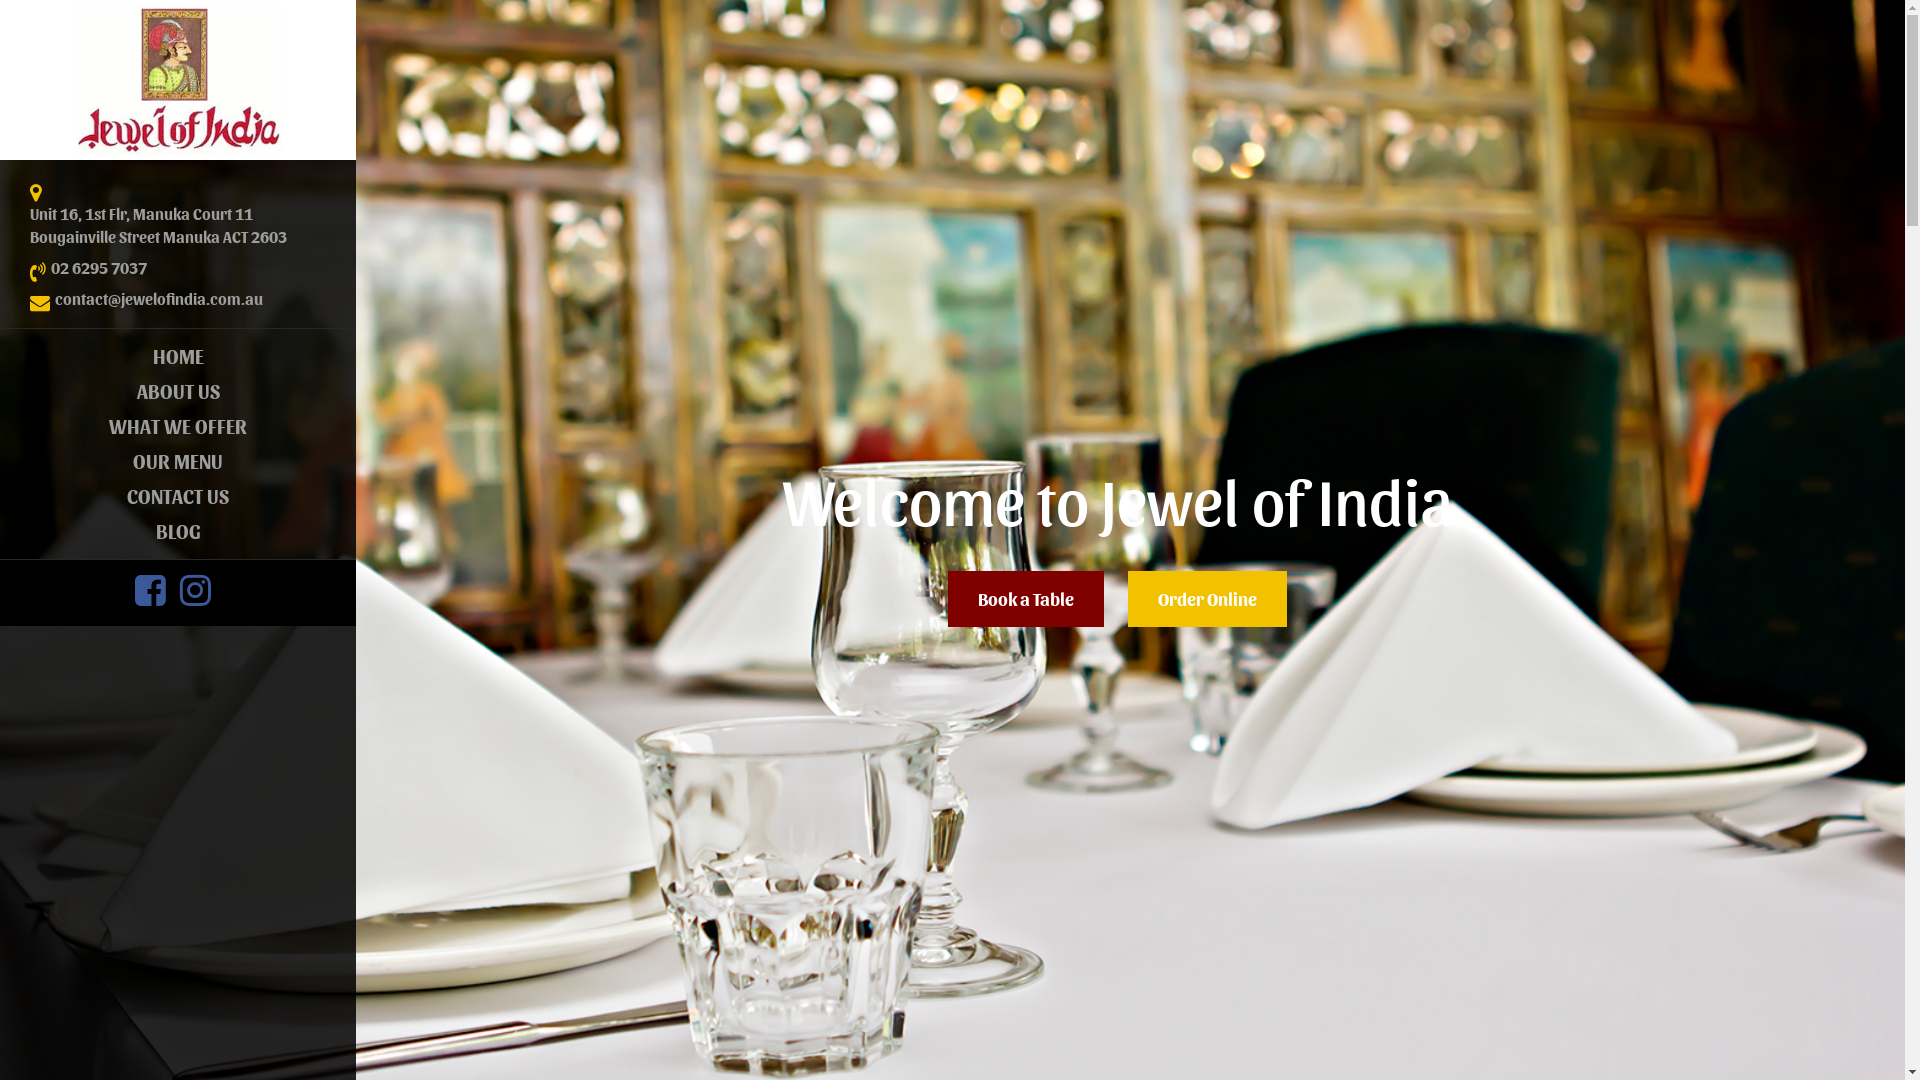  What do you see at coordinates (177, 461) in the screenshot?
I see `'OUR MENU'` at bounding box center [177, 461].